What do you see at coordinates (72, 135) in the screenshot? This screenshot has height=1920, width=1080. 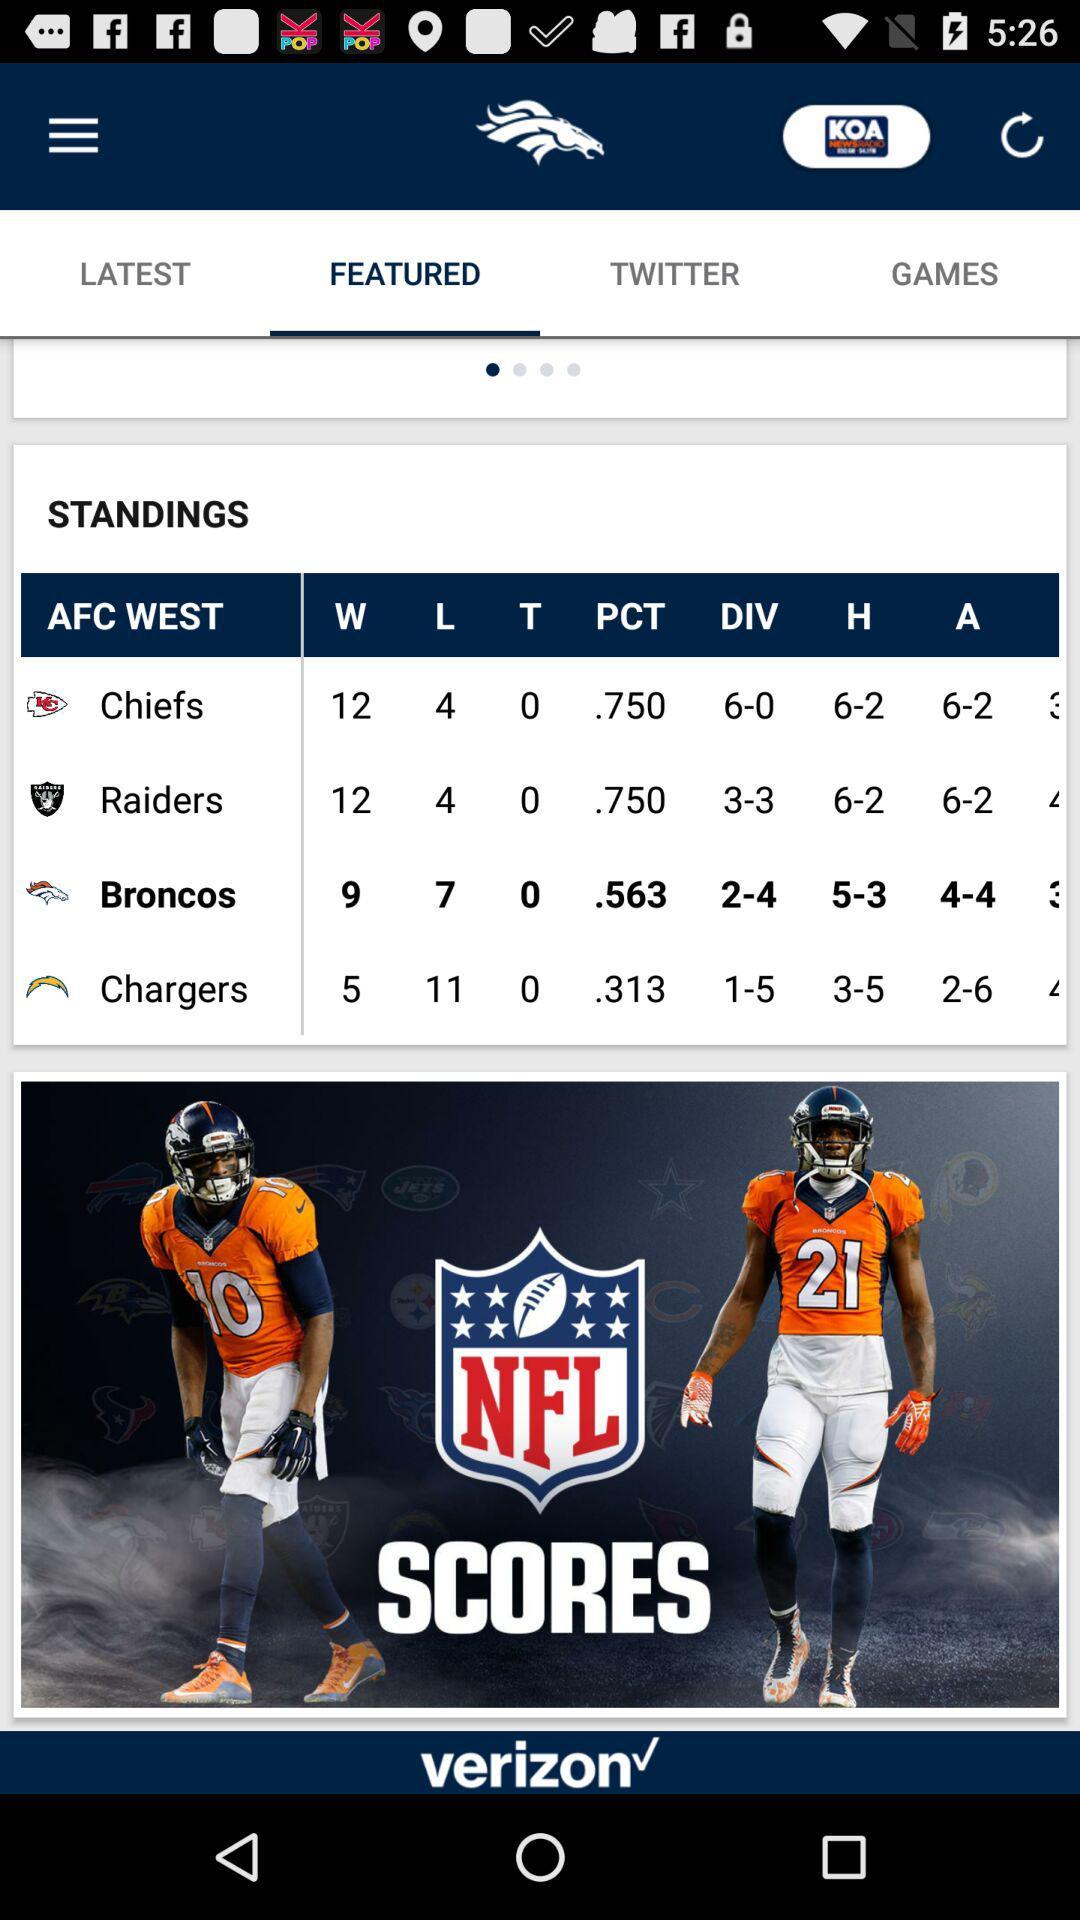 I see `the icon above the latest icon` at bounding box center [72, 135].